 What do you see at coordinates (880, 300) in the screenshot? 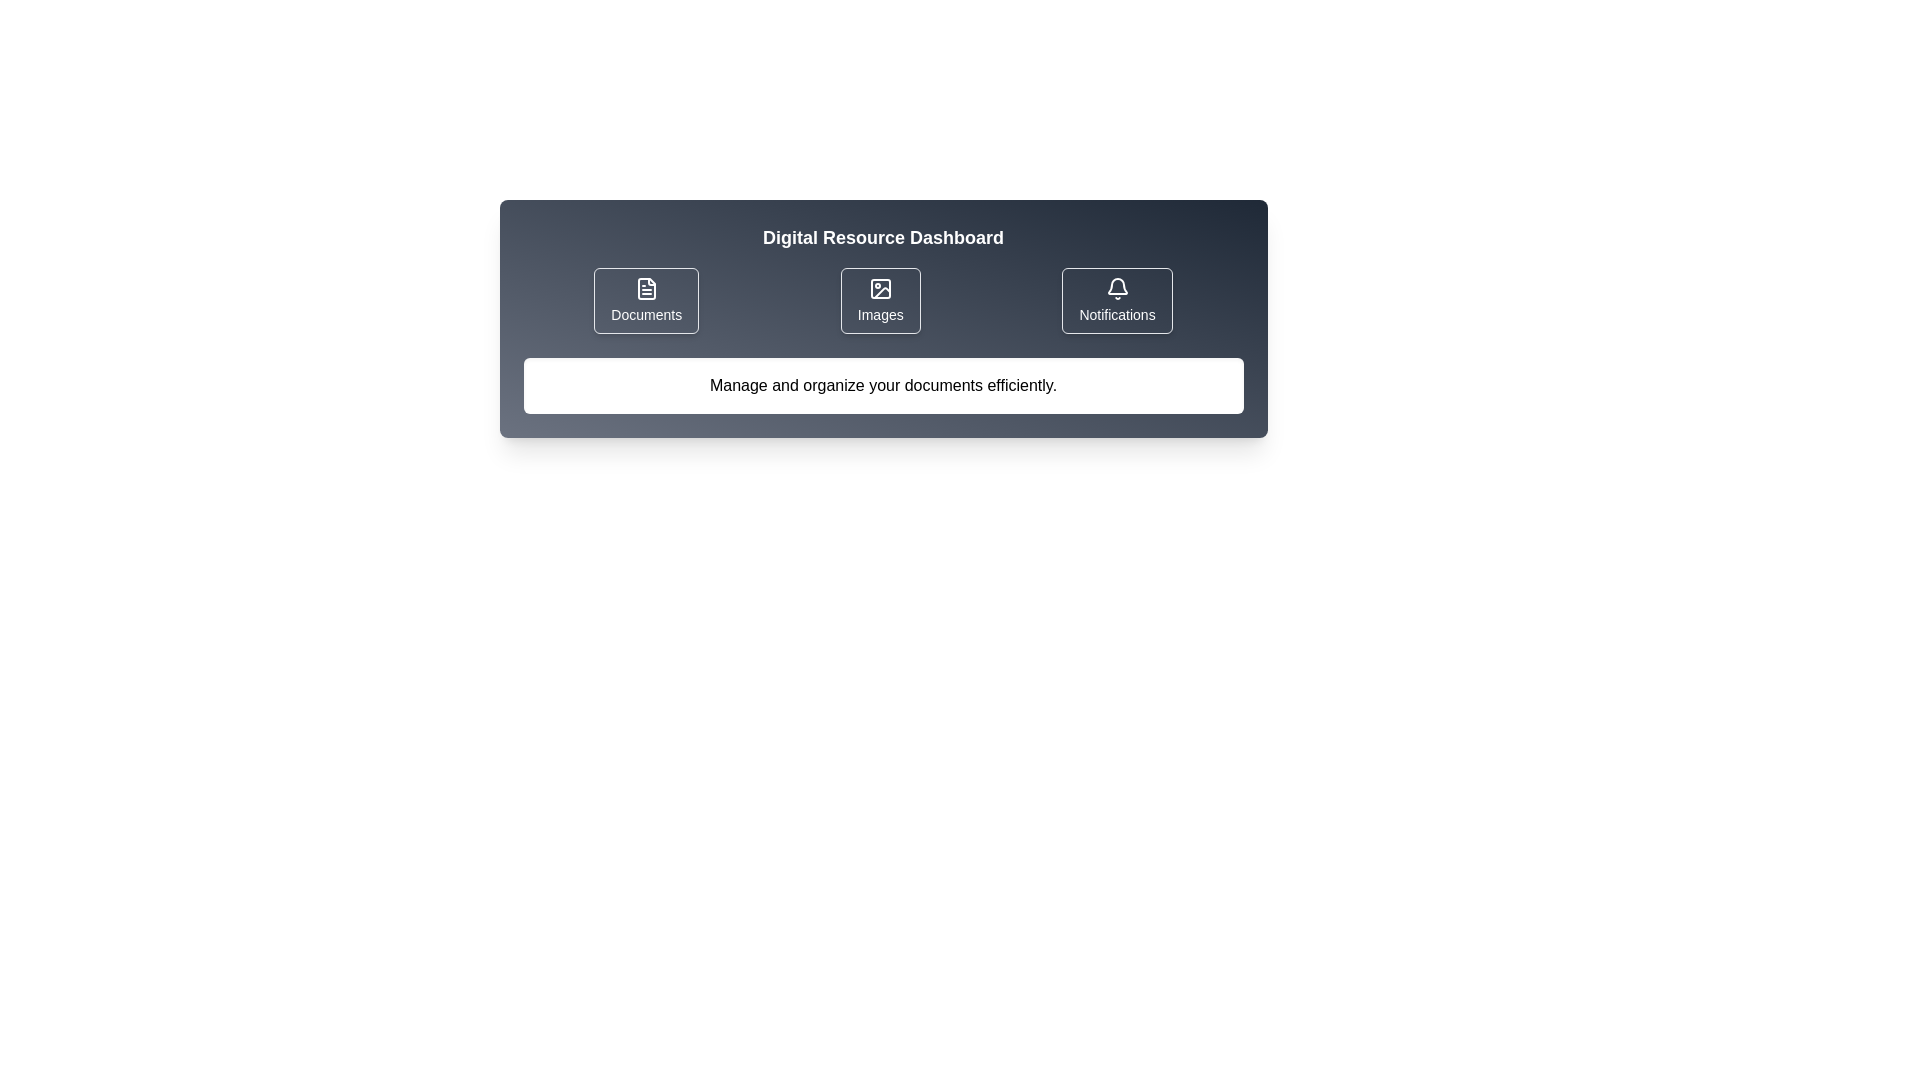
I see `the Images tab by clicking on its corresponding button` at bounding box center [880, 300].